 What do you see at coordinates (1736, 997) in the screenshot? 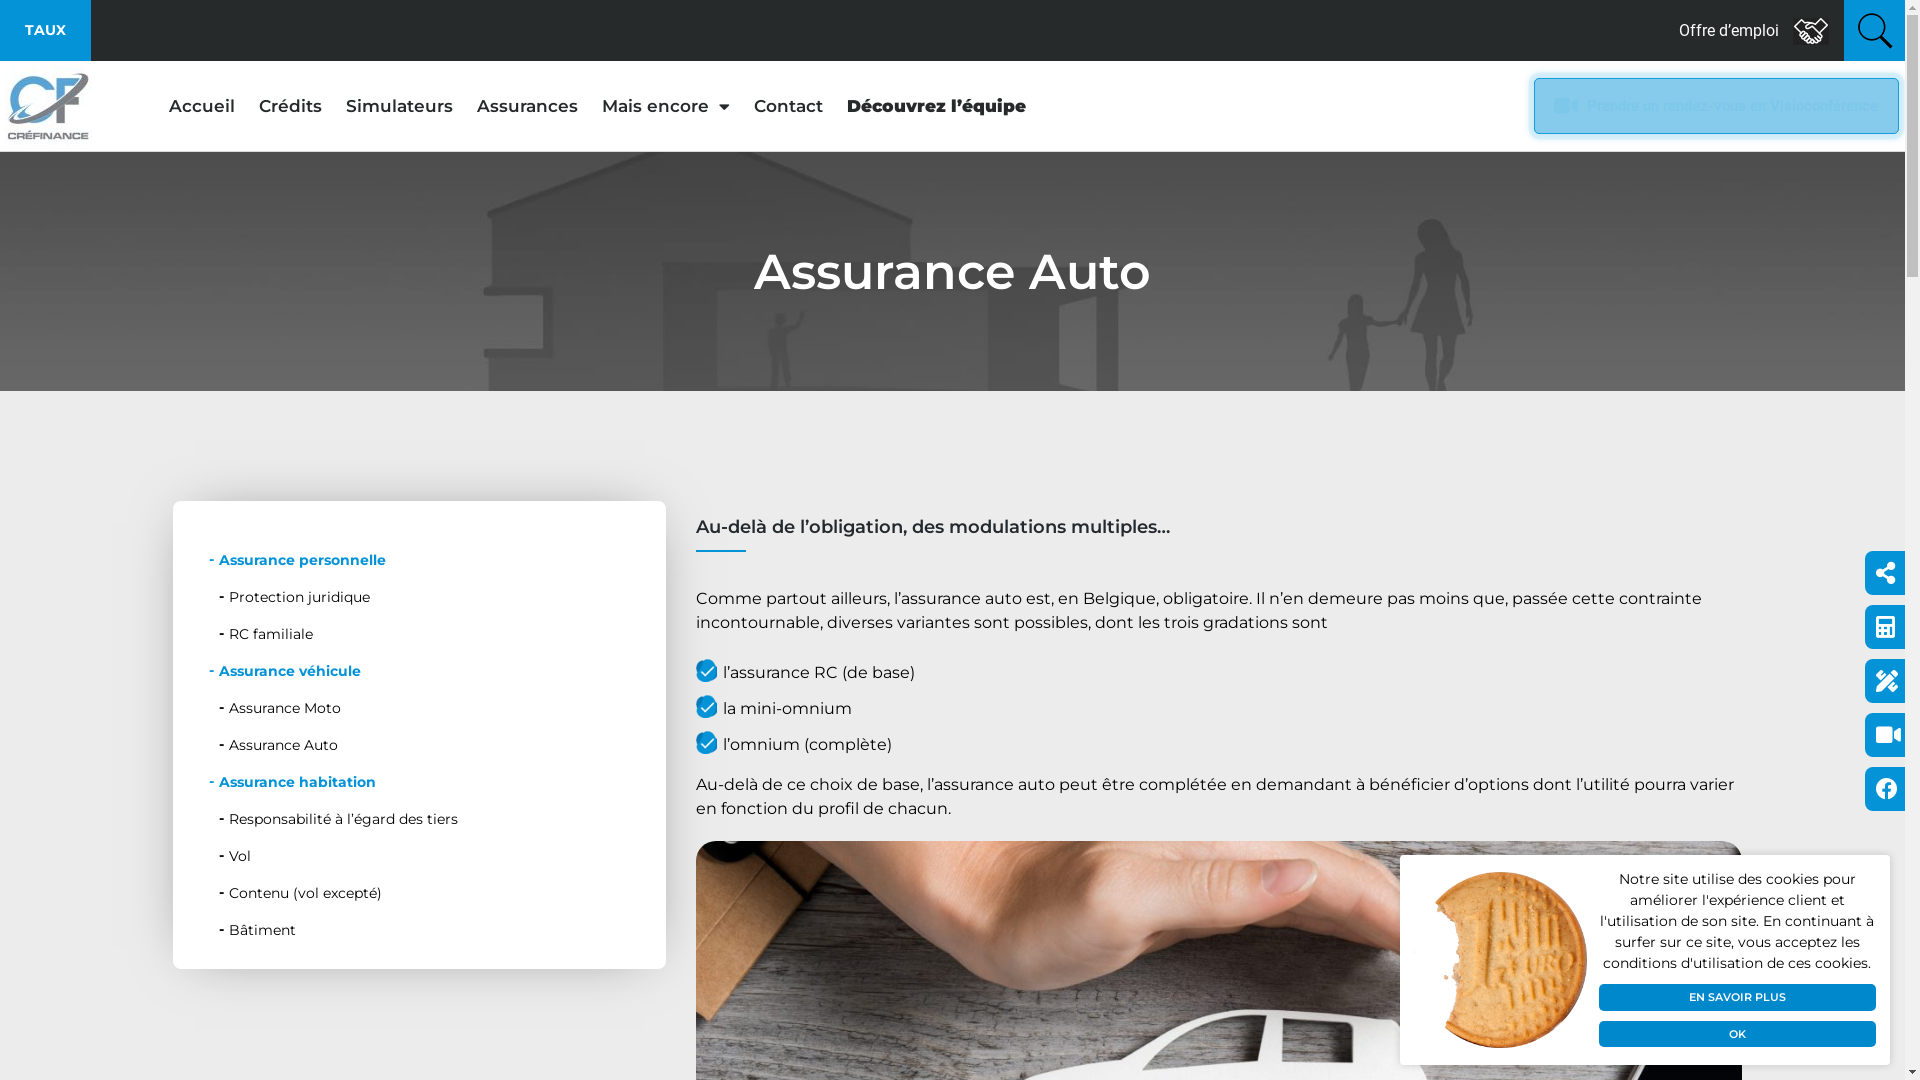
I see `'EN SAVOIR PLUS'` at bounding box center [1736, 997].